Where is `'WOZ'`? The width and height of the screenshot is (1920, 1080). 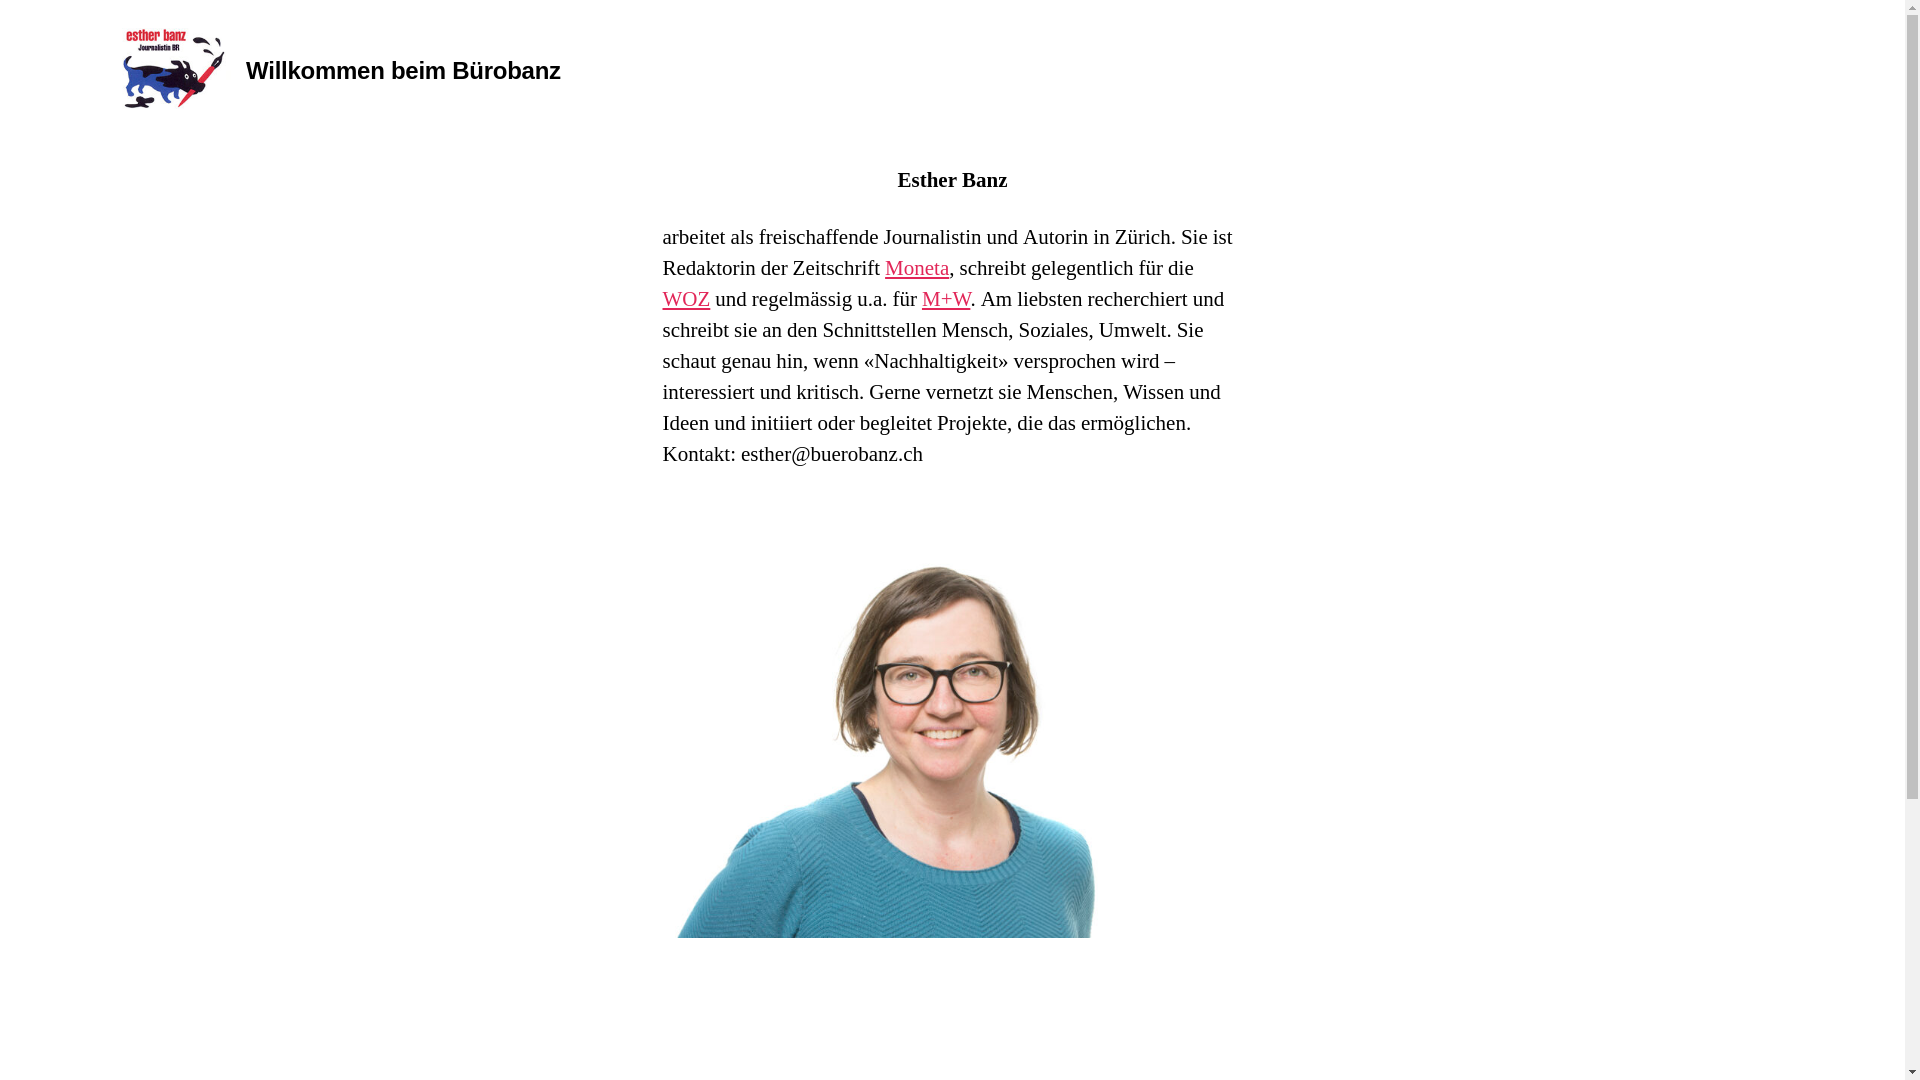
'WOZ' is located at coordinates (686, 299).